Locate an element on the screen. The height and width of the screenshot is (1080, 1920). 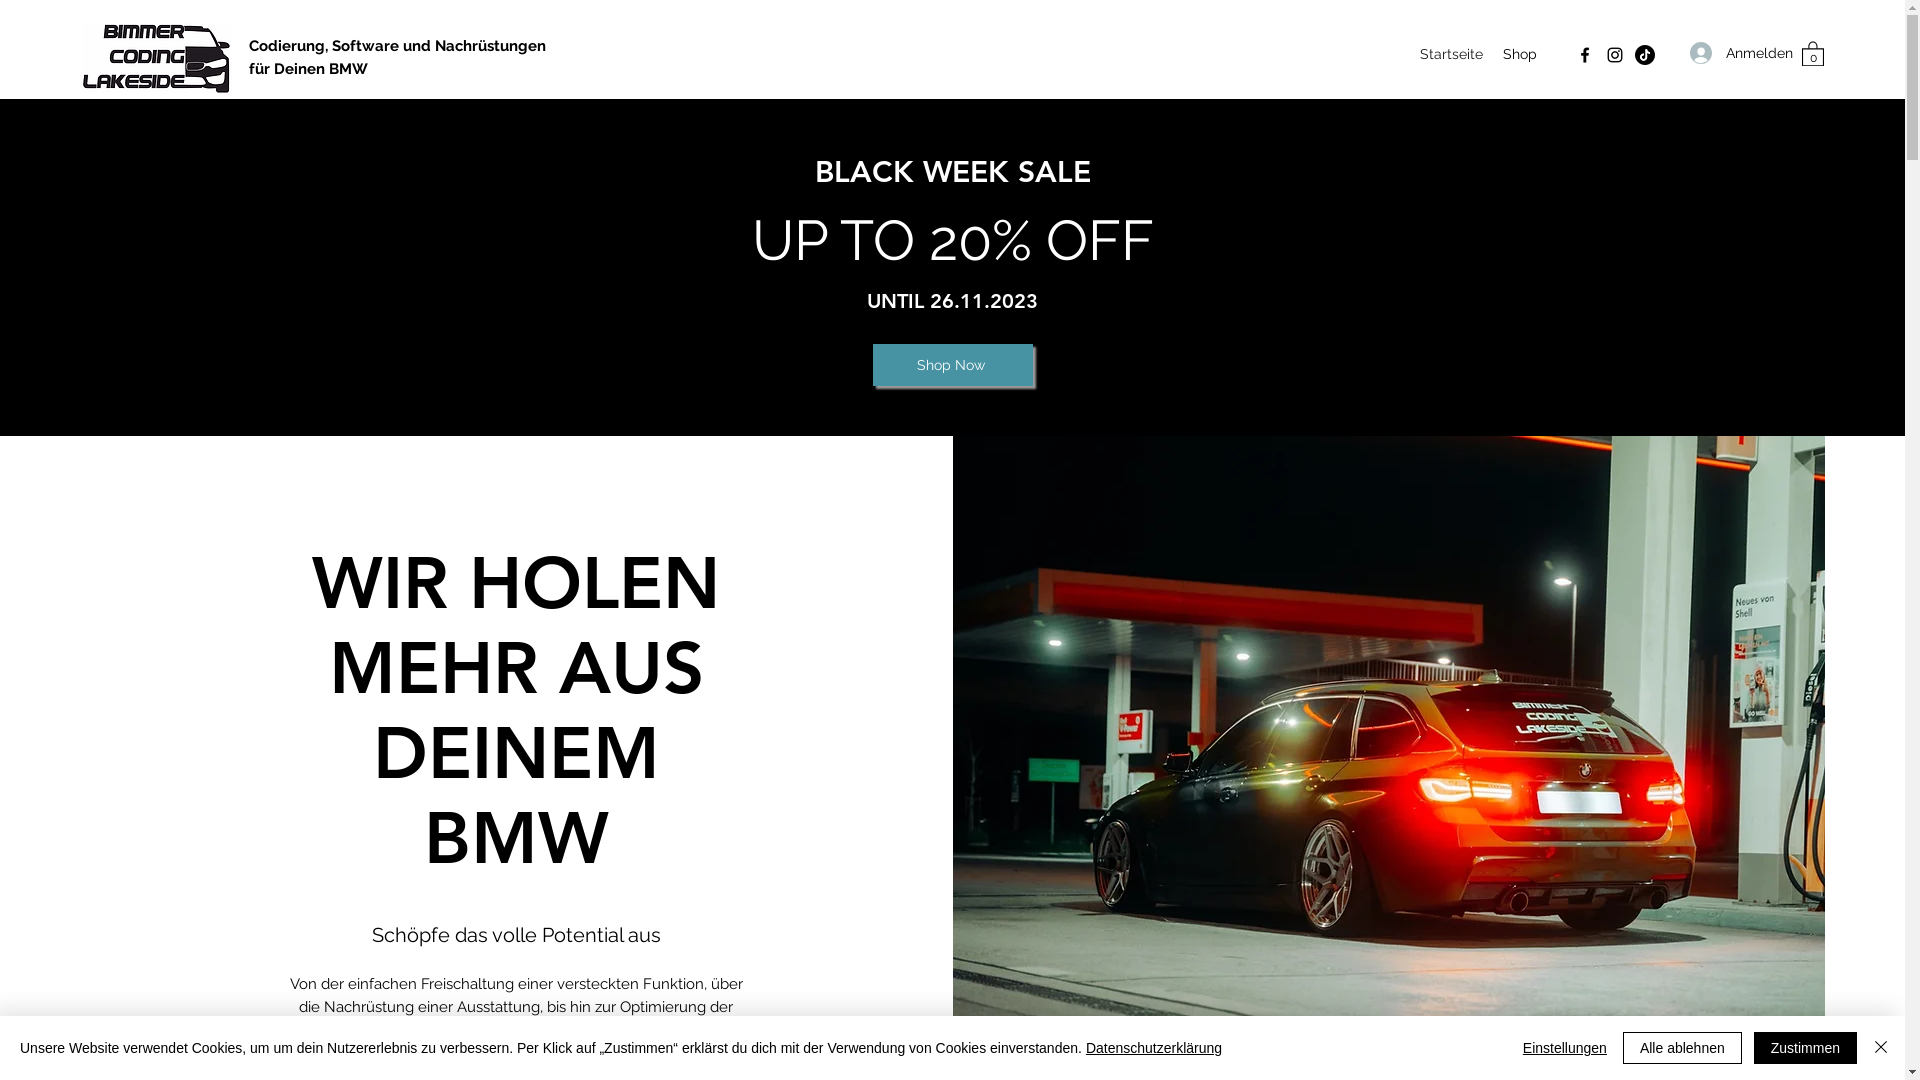
'Shop' is located at coordinates (1520, 53).